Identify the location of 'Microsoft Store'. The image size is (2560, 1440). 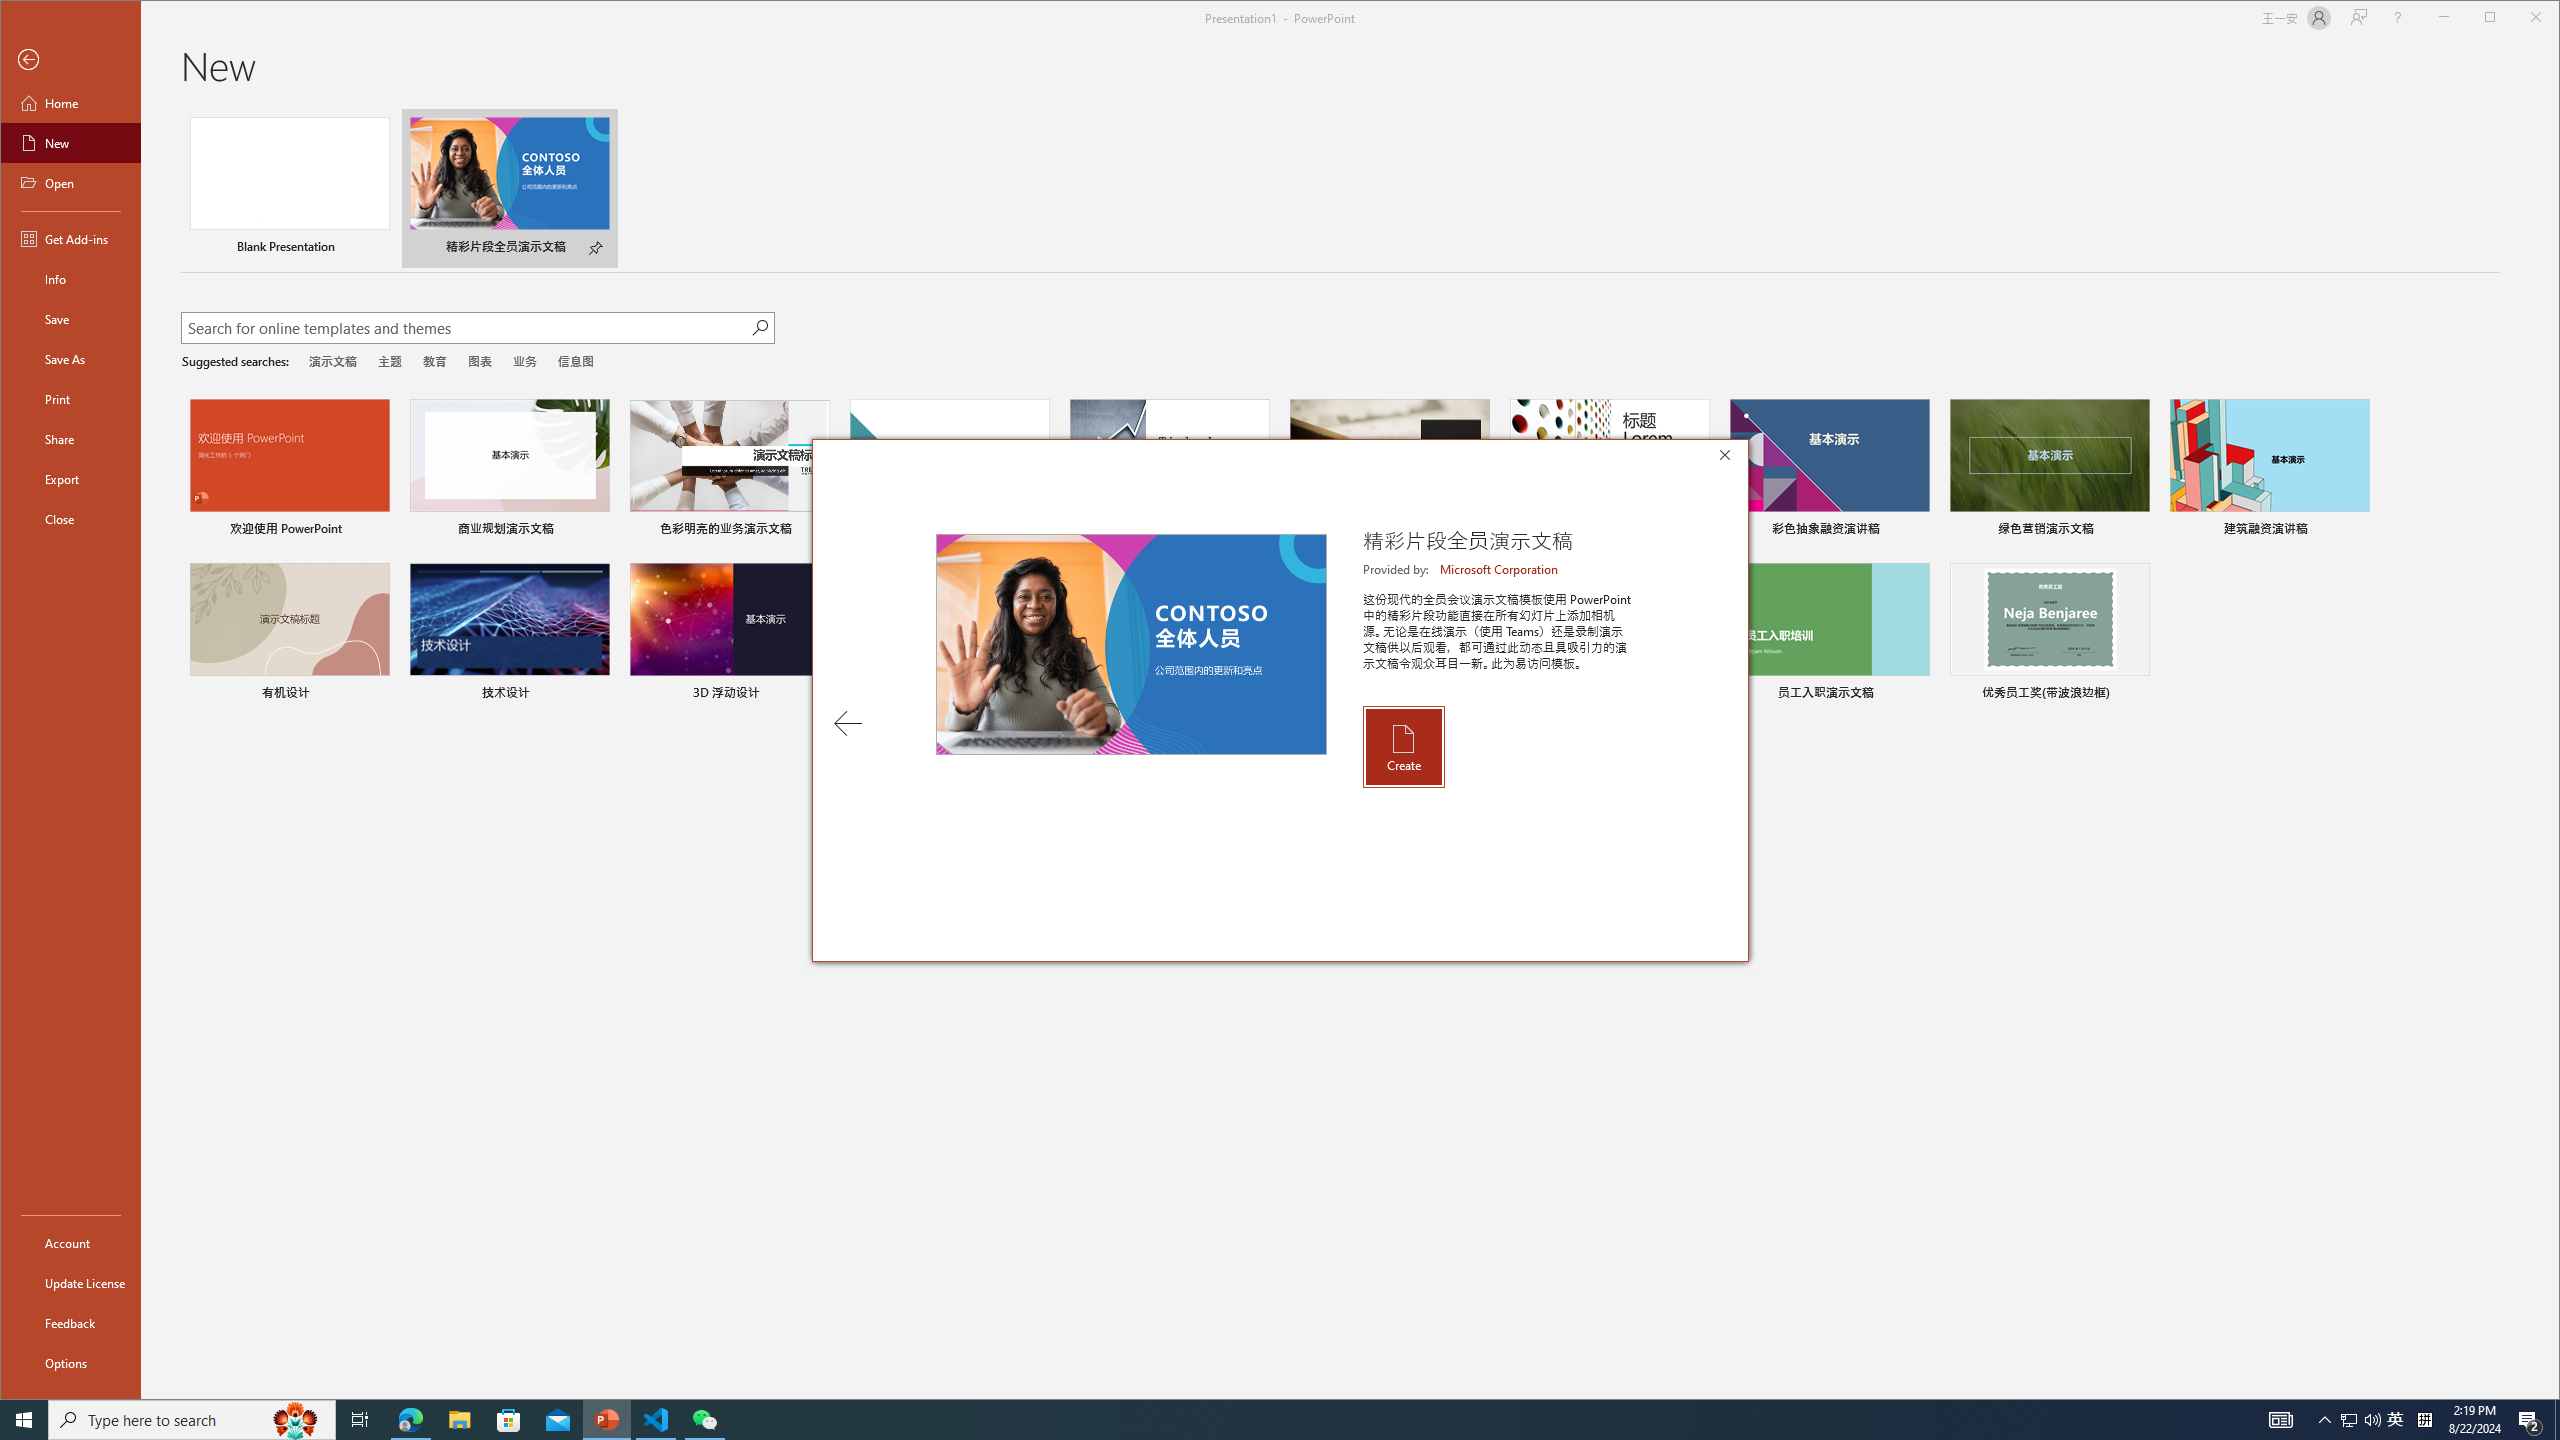
(509, 1418).